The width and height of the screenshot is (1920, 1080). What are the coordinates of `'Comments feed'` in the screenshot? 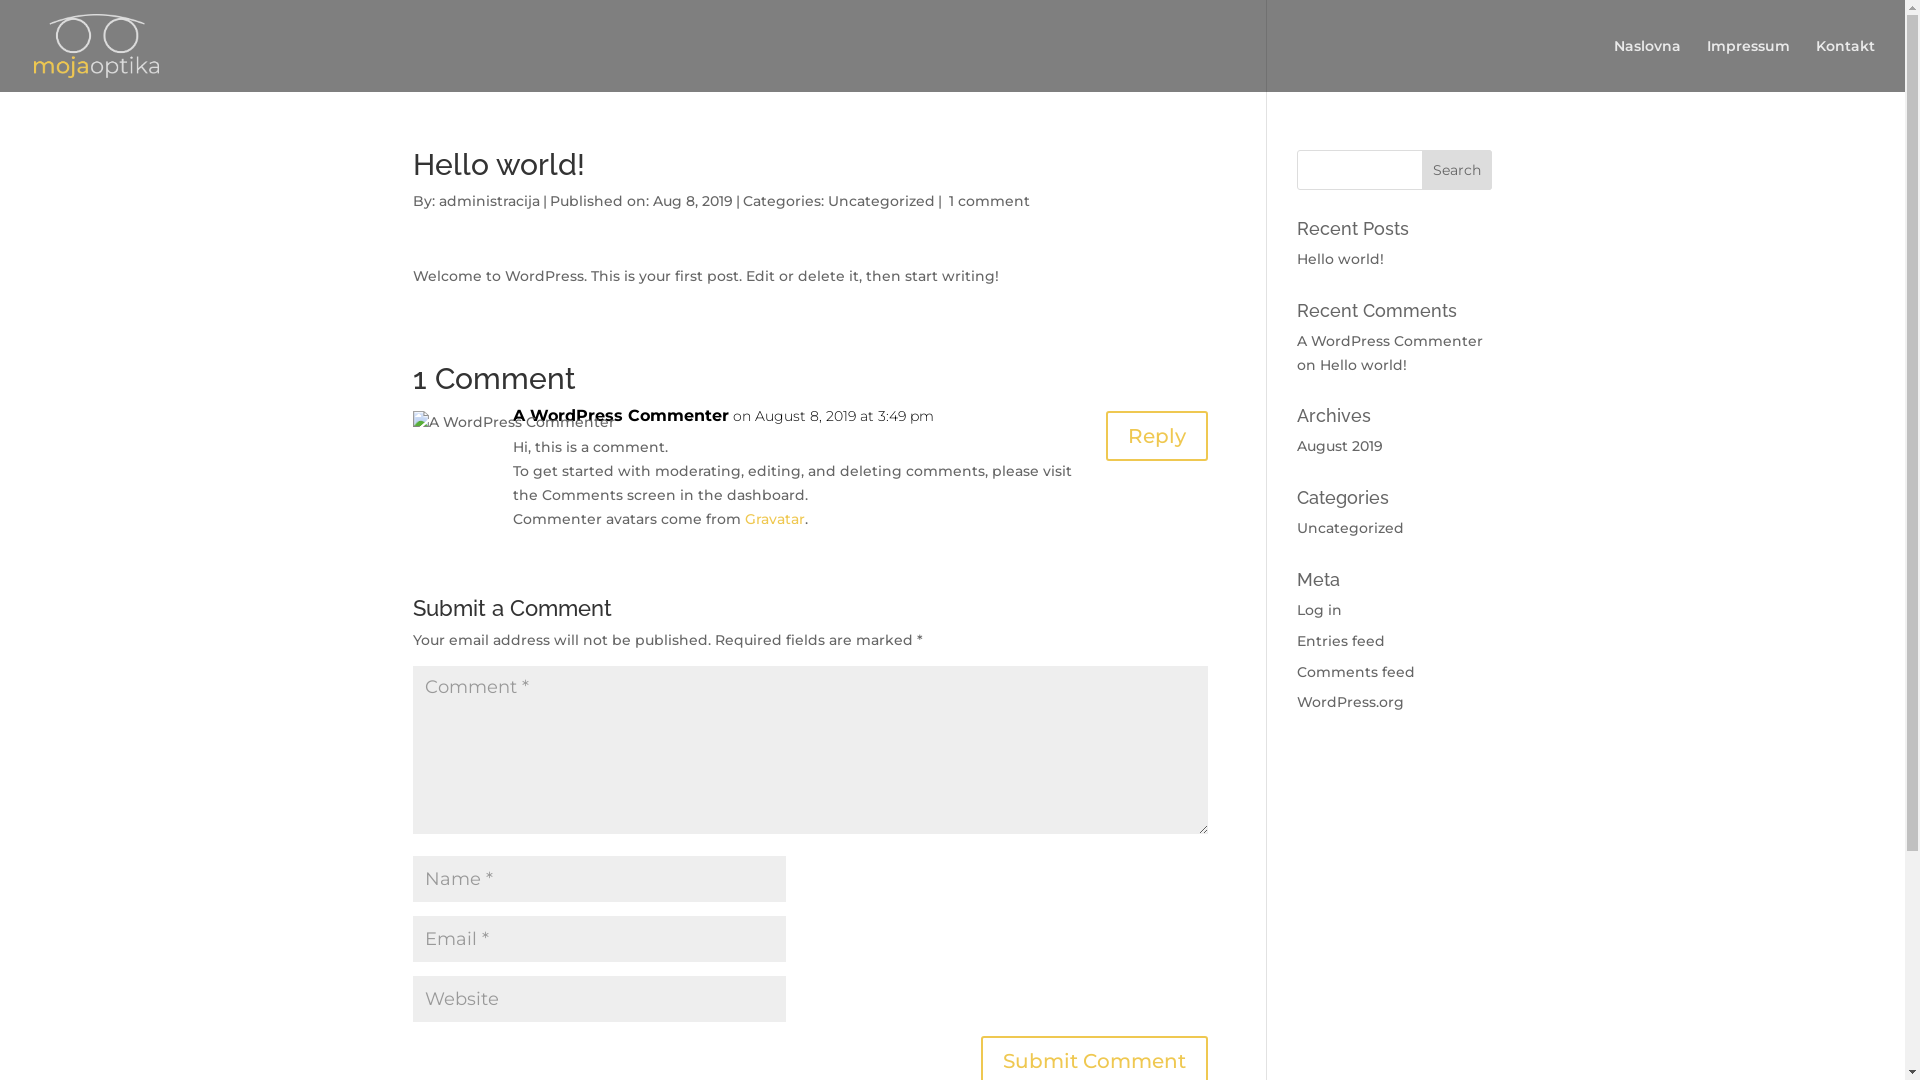 It's located at (1356, 671).